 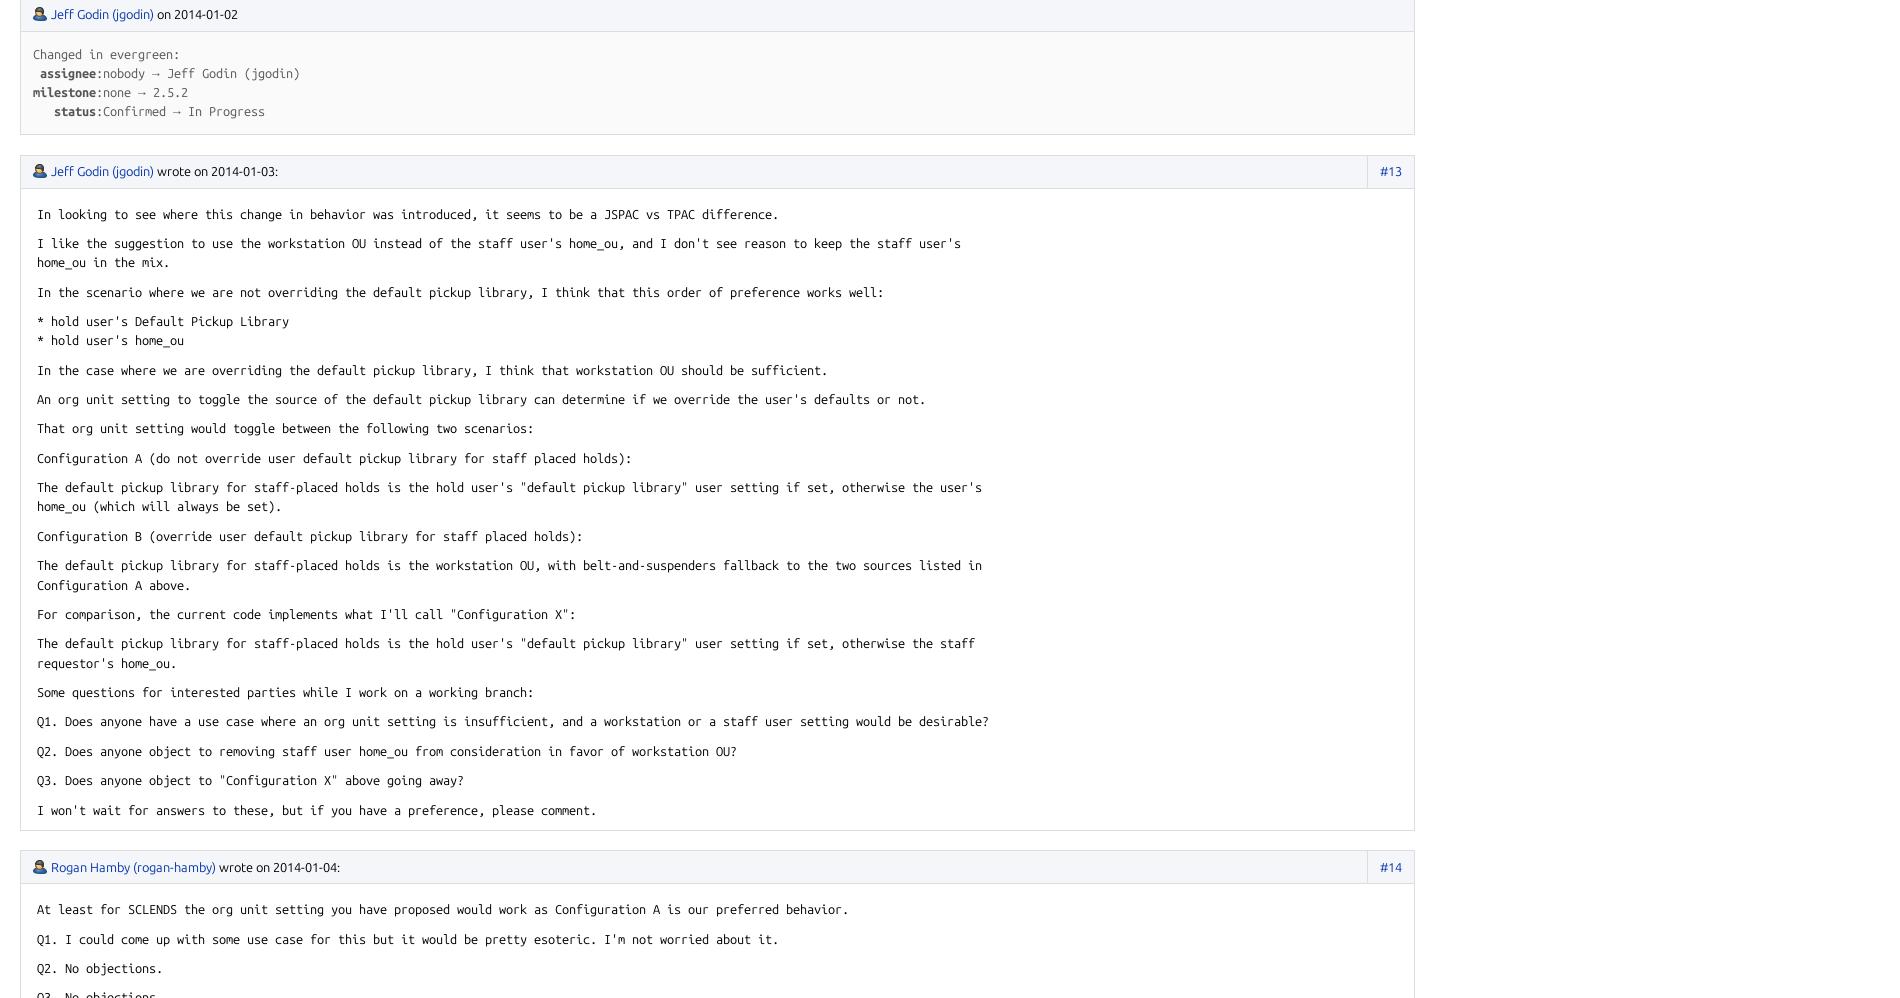 What do you see at coordinates (64, 91) in the screenshot?
I see `'milestone'` at bounding box center [64, 91].